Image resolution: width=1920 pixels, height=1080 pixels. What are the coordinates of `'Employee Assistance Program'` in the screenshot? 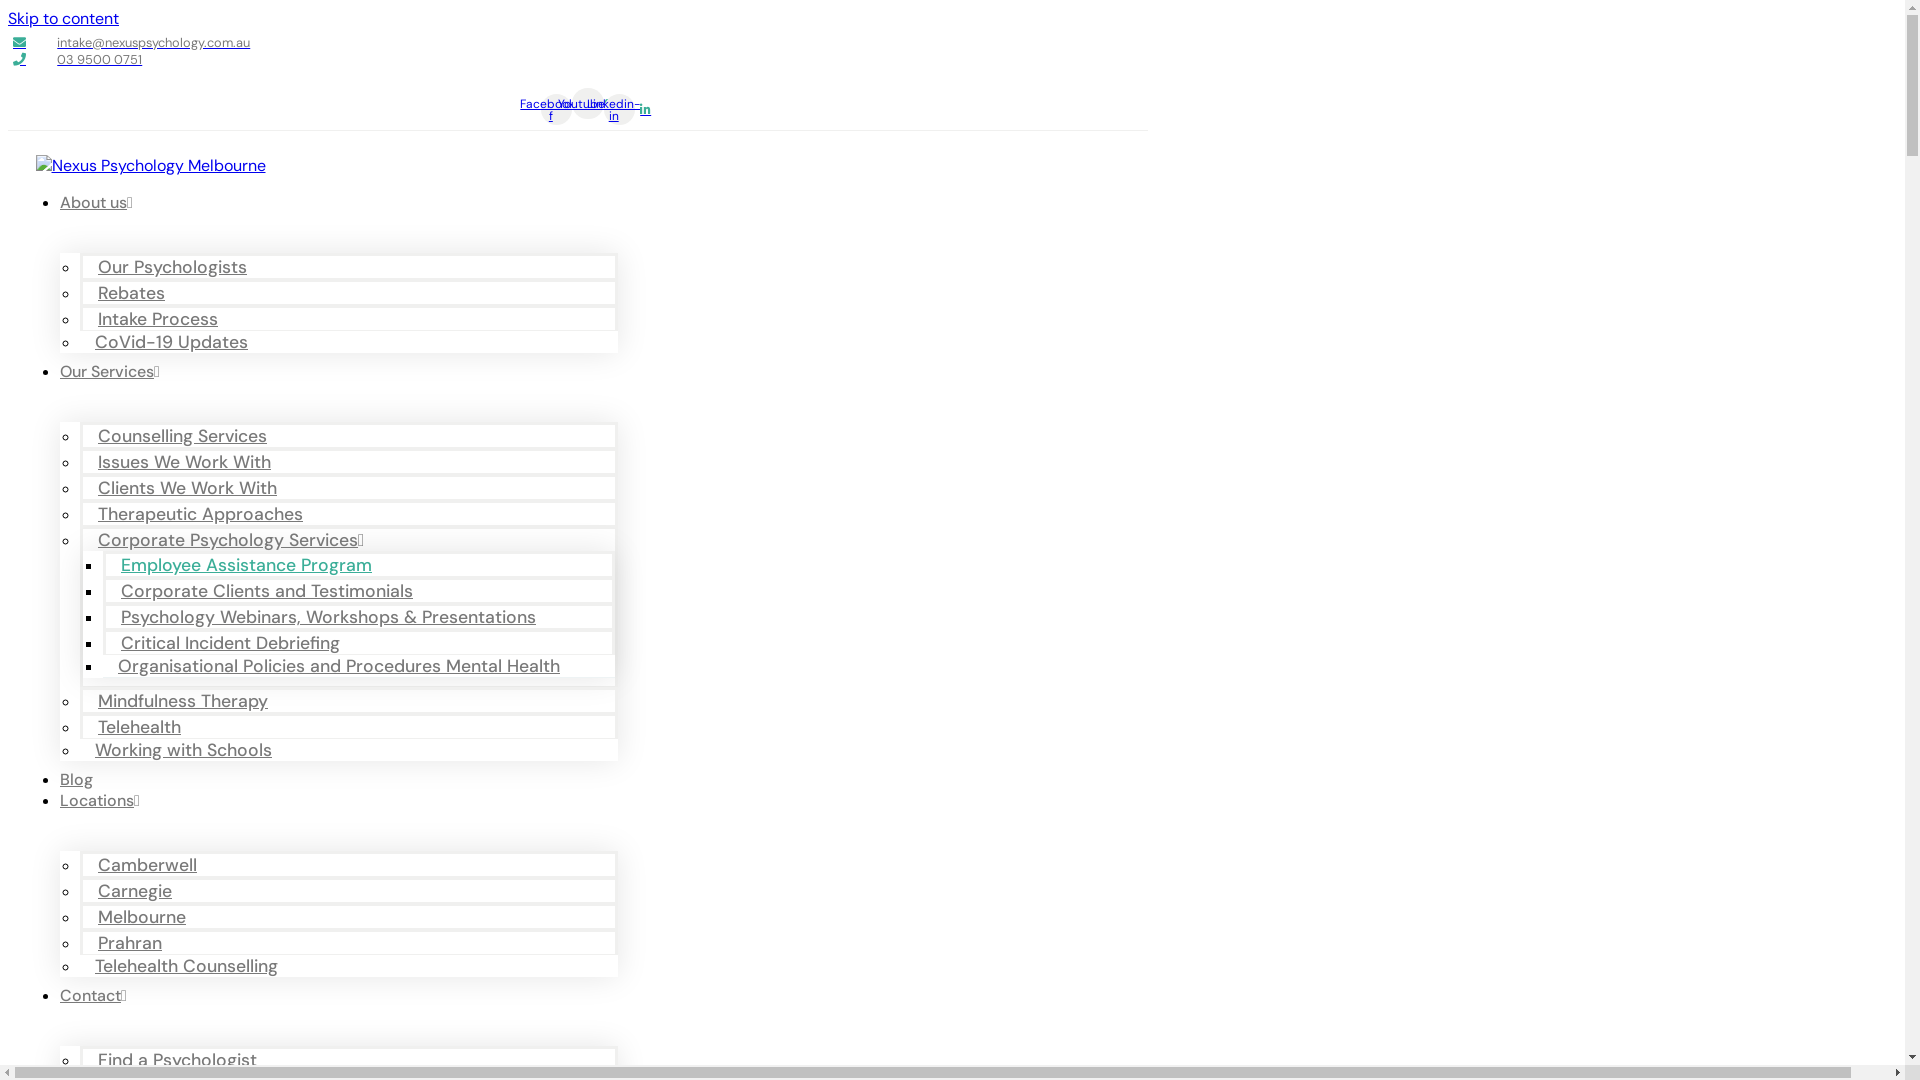 It's located at (250, 564).